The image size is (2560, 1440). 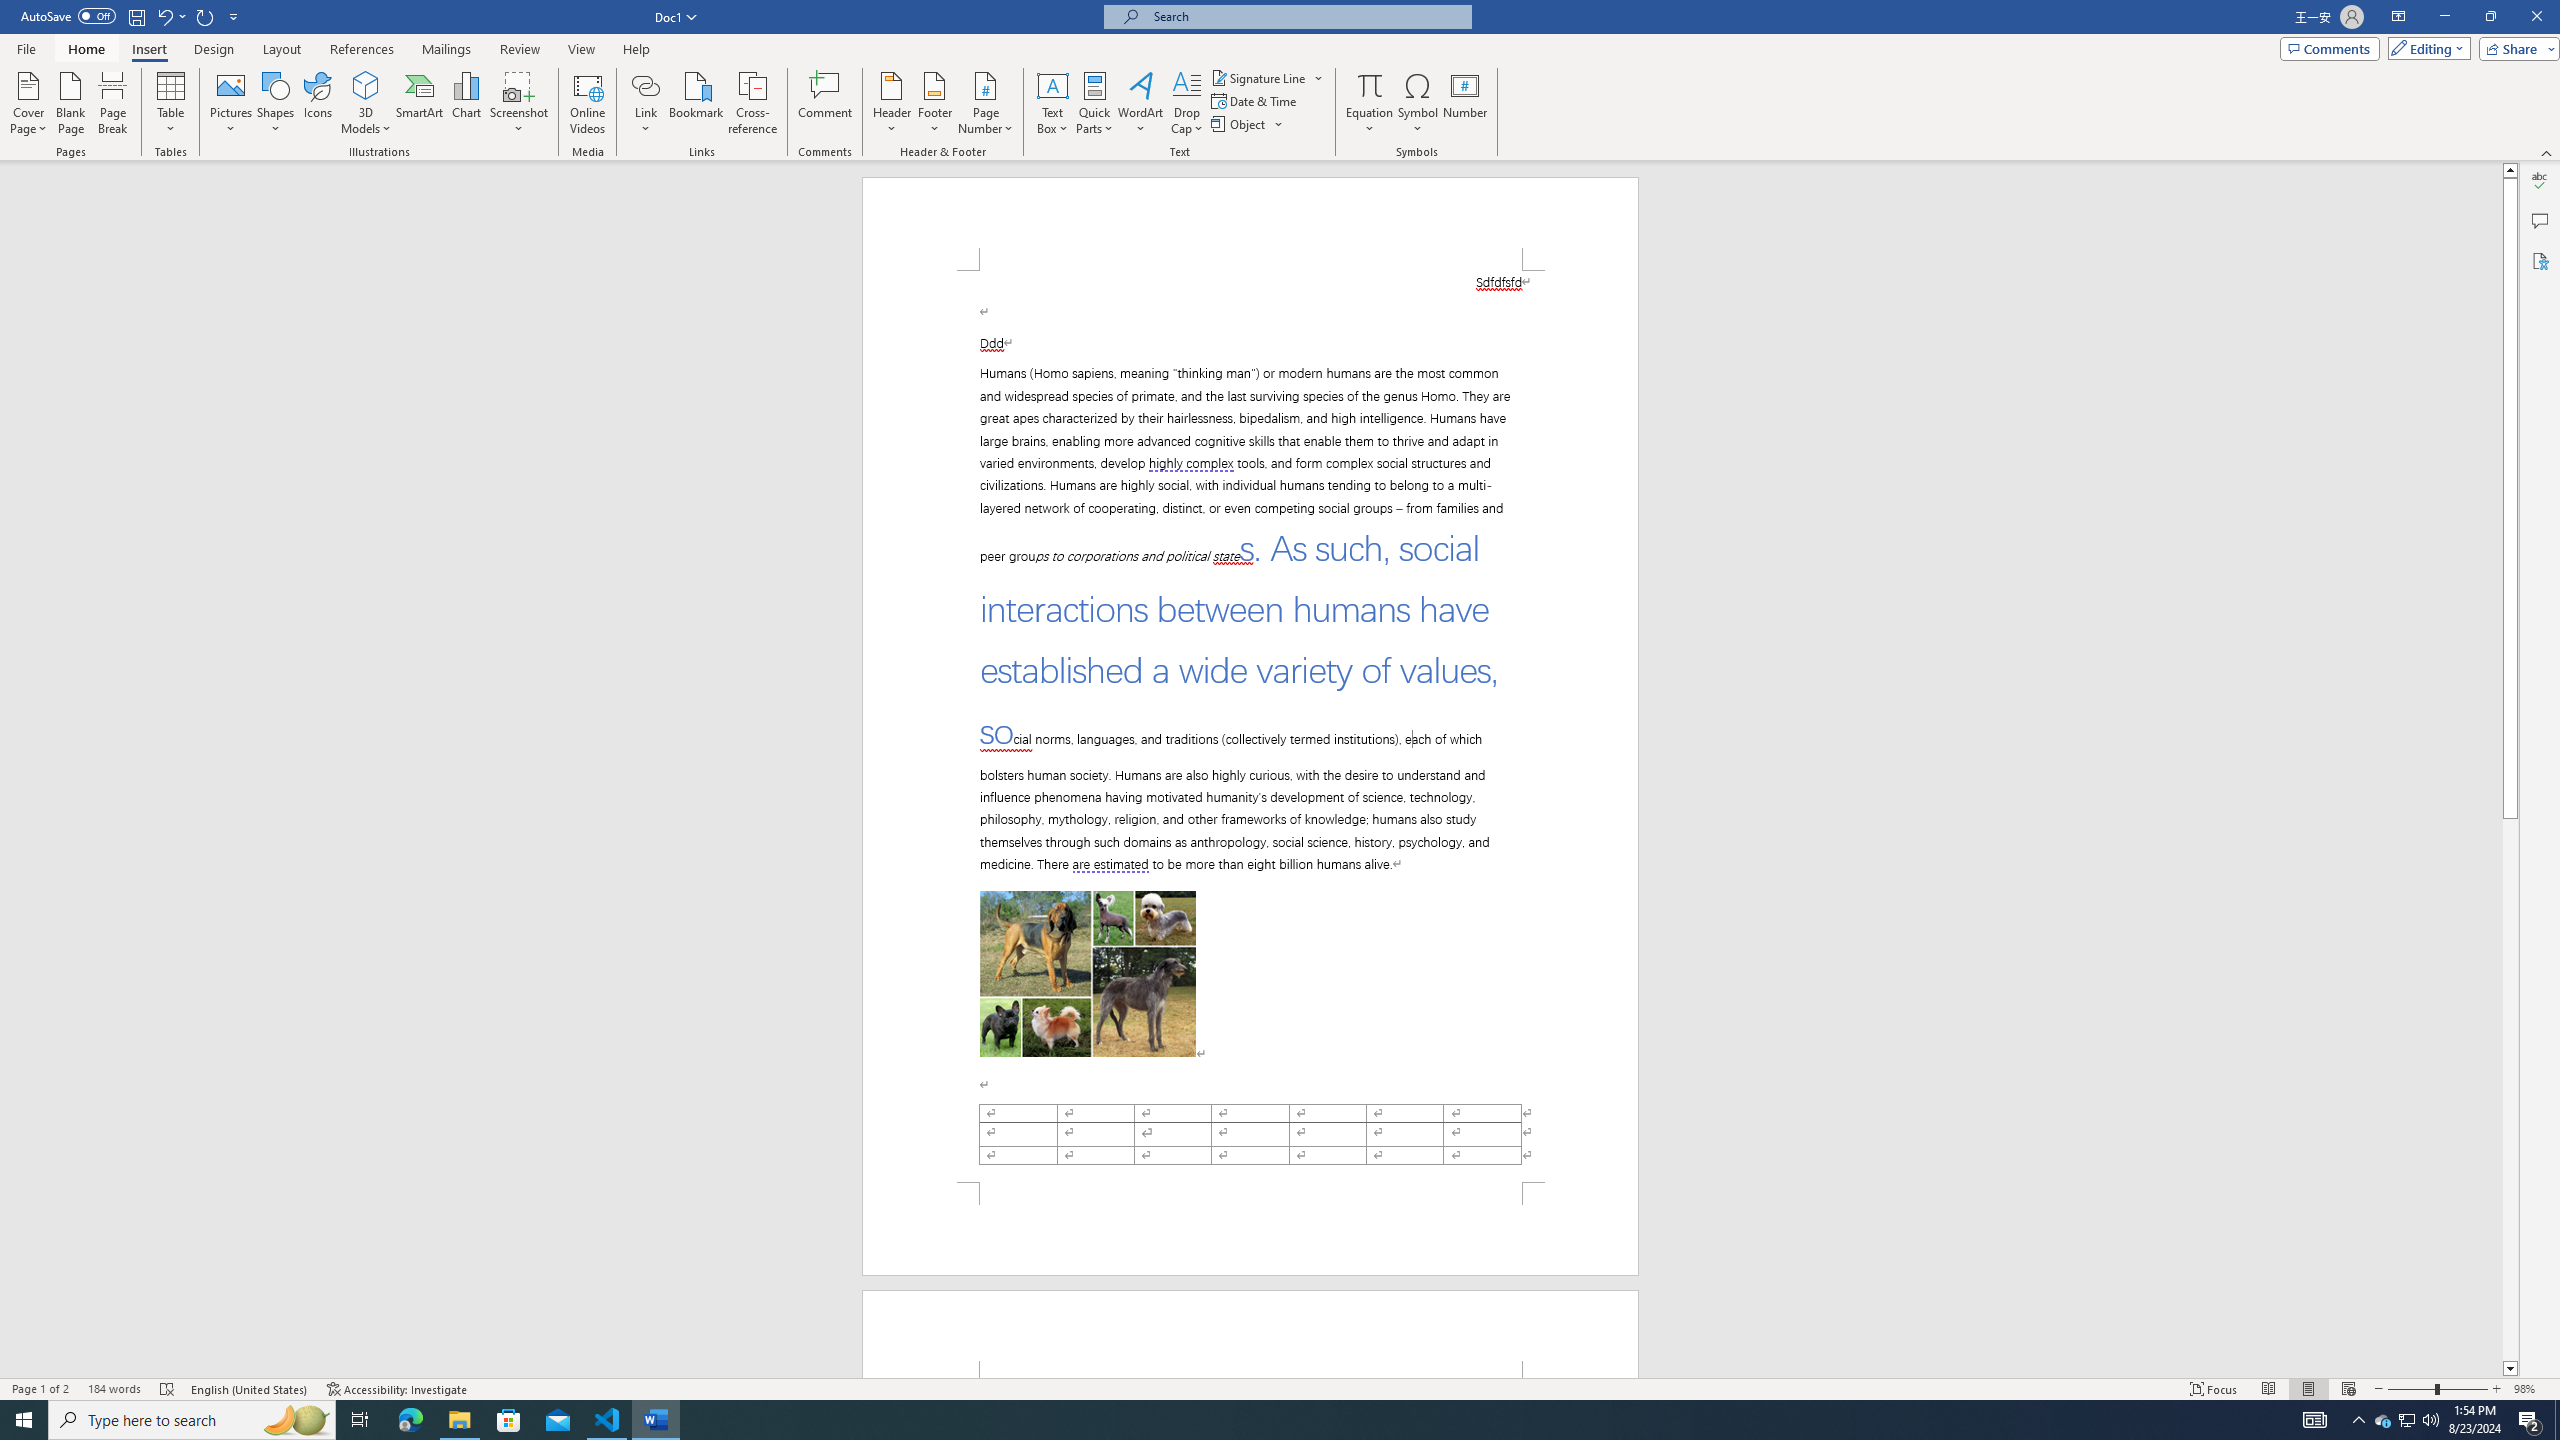 What do you see at coordinates (1088, 973) in the screenshot?
I see `'Morphological variation in six dogs'` at bounding box center [1088, 973].